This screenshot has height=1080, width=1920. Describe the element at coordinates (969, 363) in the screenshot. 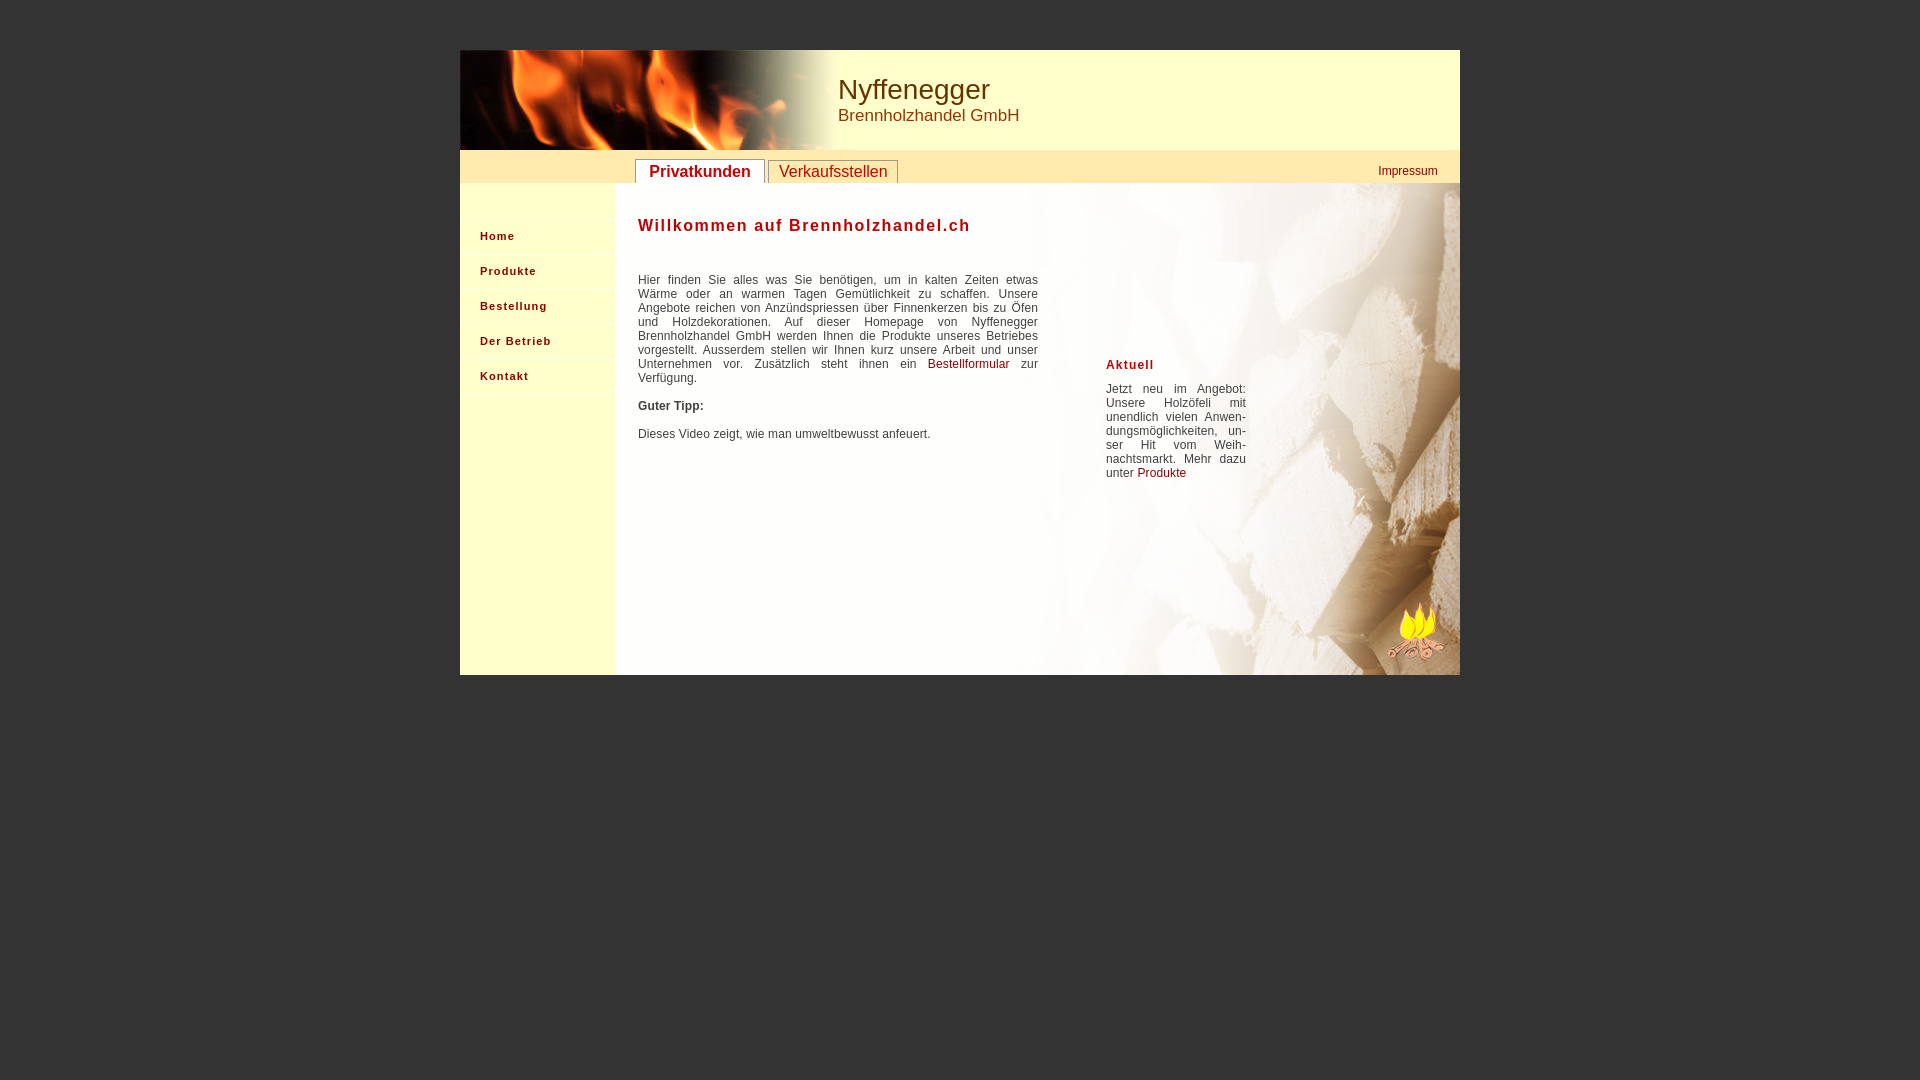

I see `'Bestellformular'` at that location.